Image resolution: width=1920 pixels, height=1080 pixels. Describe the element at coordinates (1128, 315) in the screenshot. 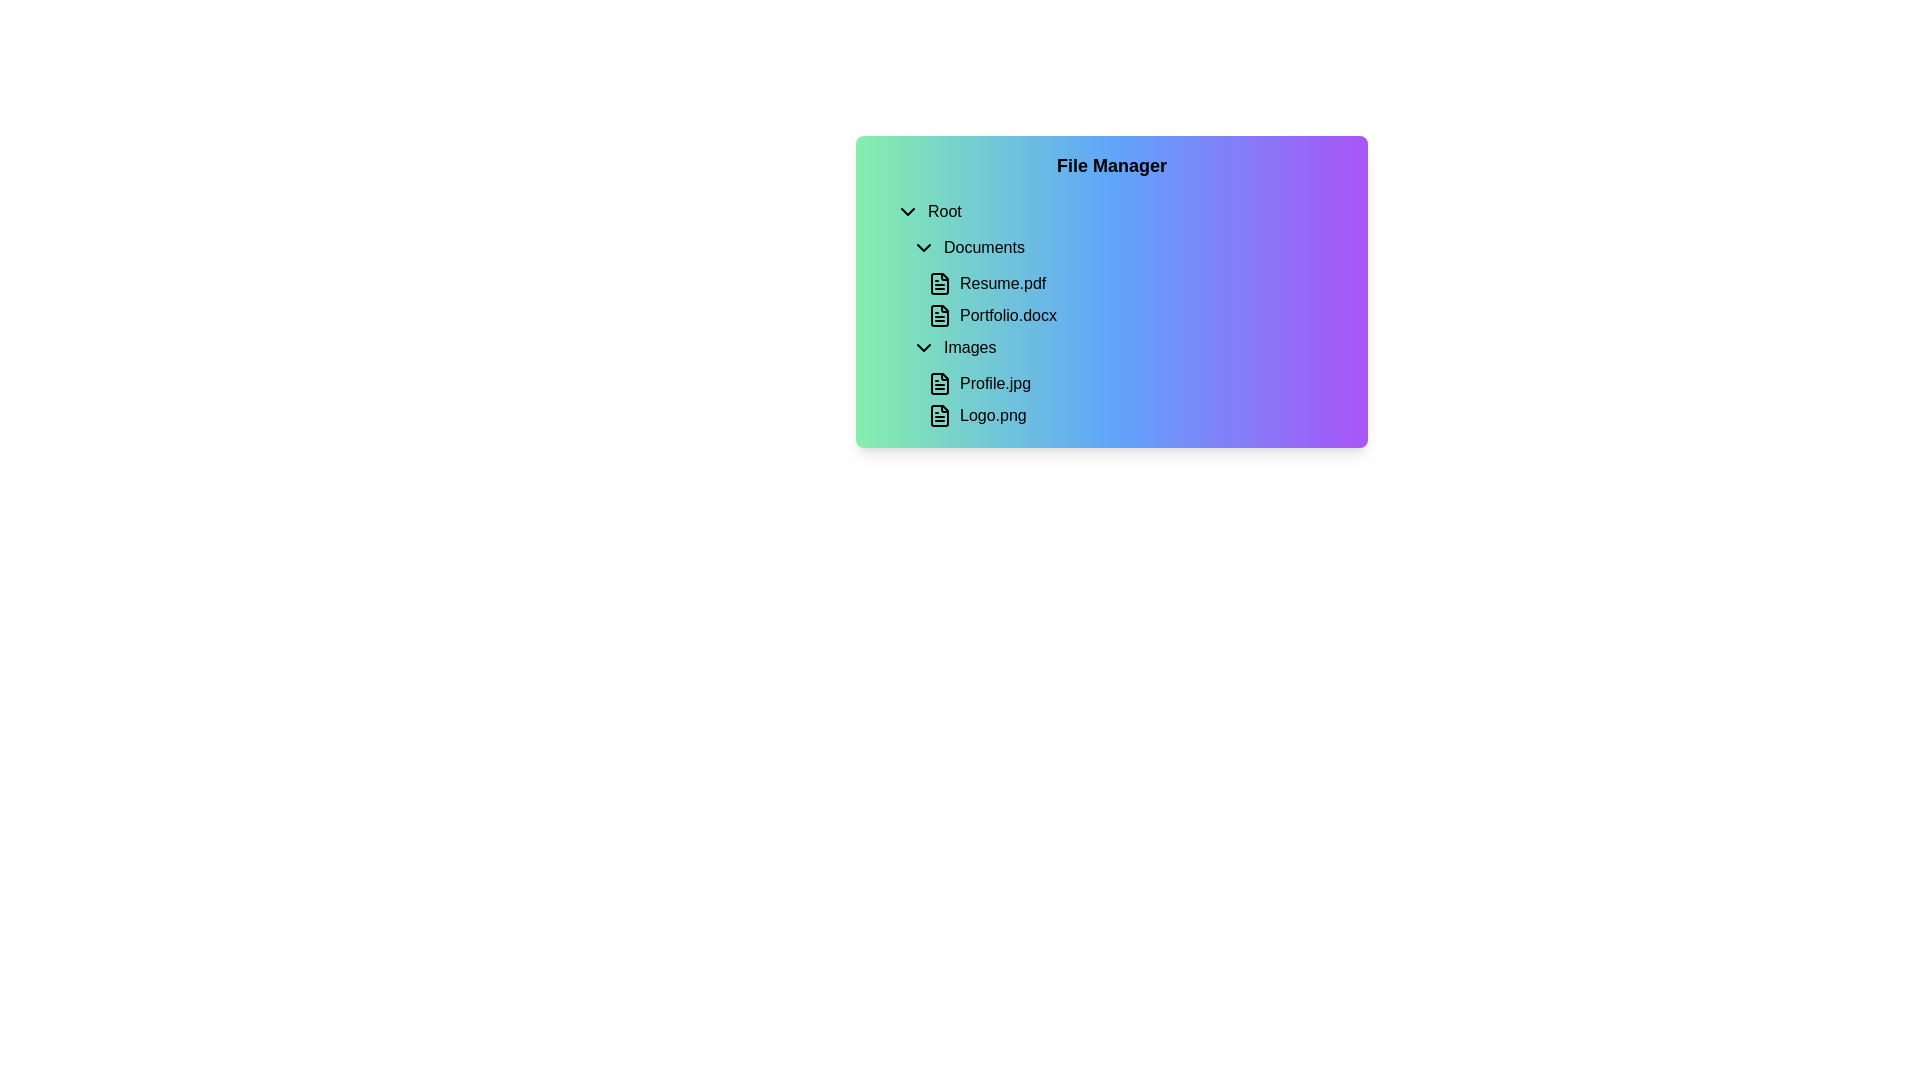

I see `the 'Portfolio.docx' file entry in the 'Documents' section of the File Manager` at that location.